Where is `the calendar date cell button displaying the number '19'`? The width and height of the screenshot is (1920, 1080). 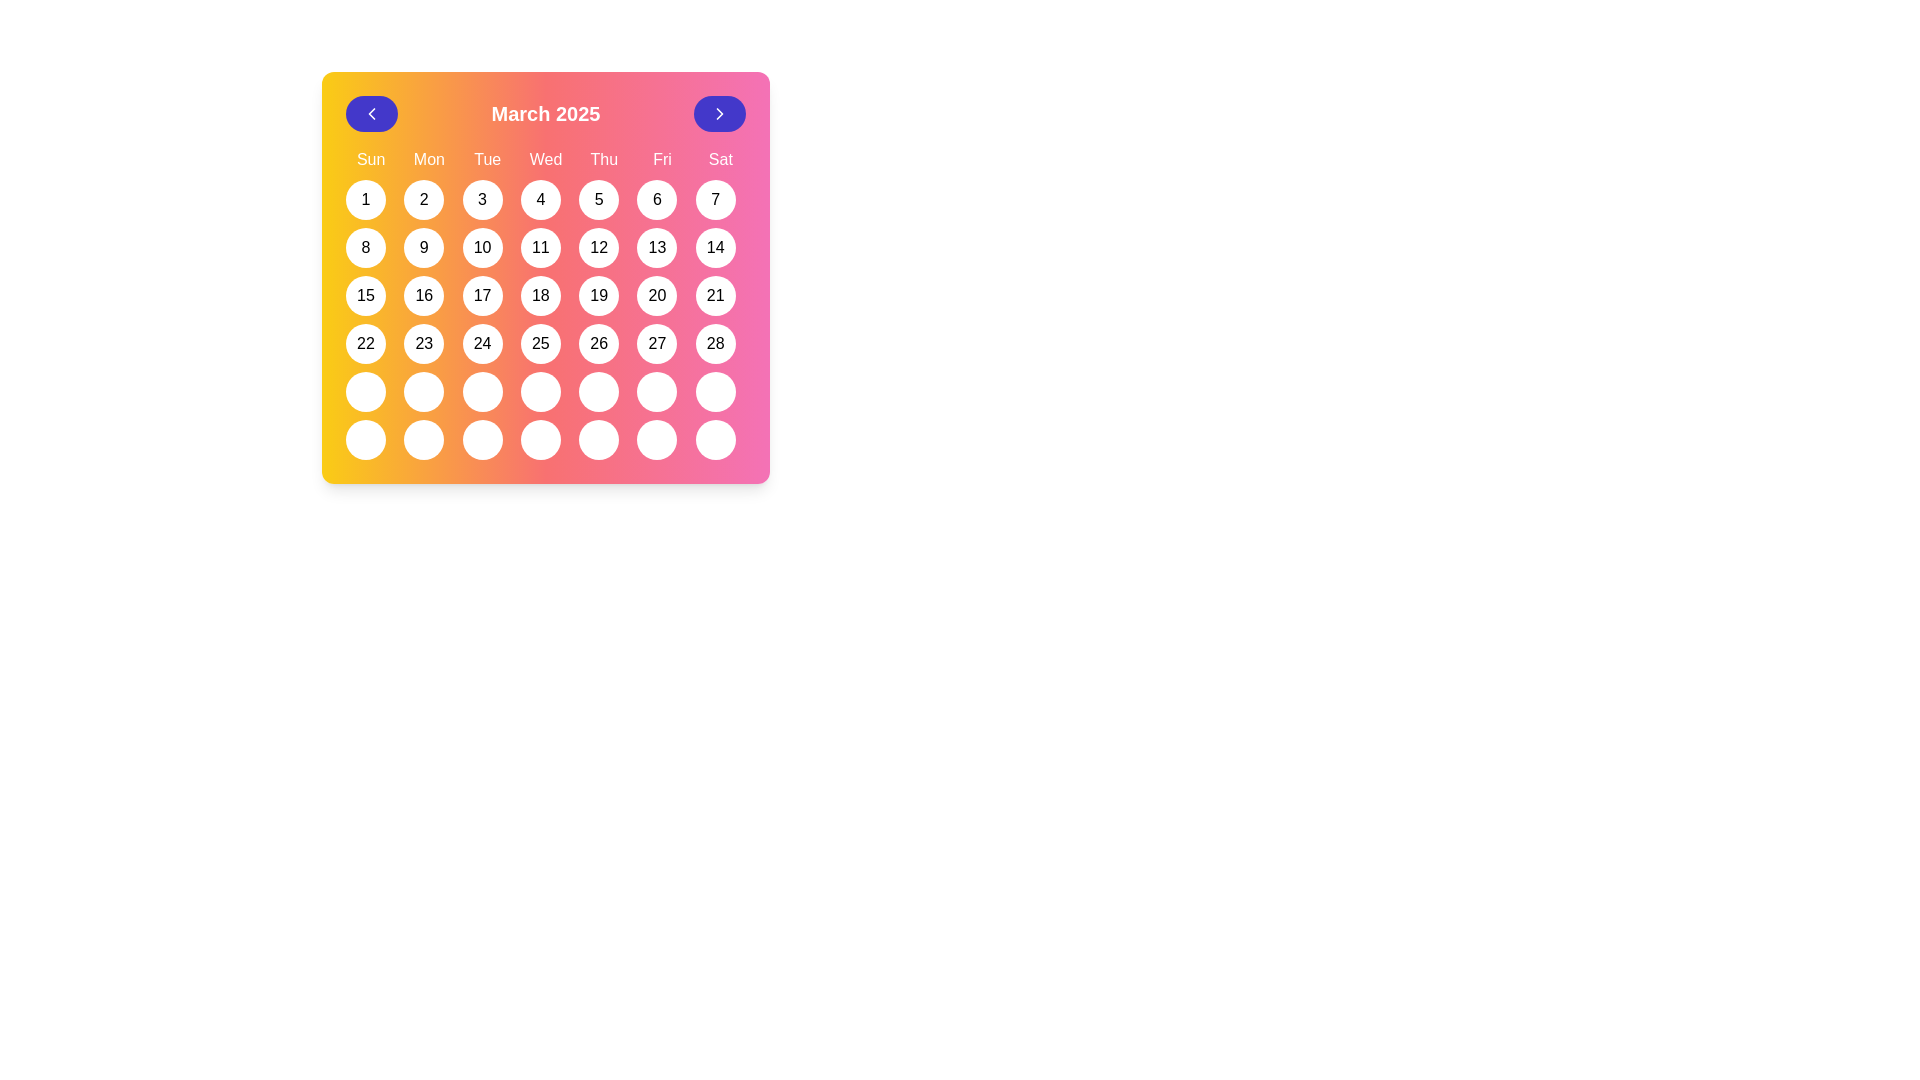 the calendar date cell button displaying the number '19' is located at coordinates (598, 296).